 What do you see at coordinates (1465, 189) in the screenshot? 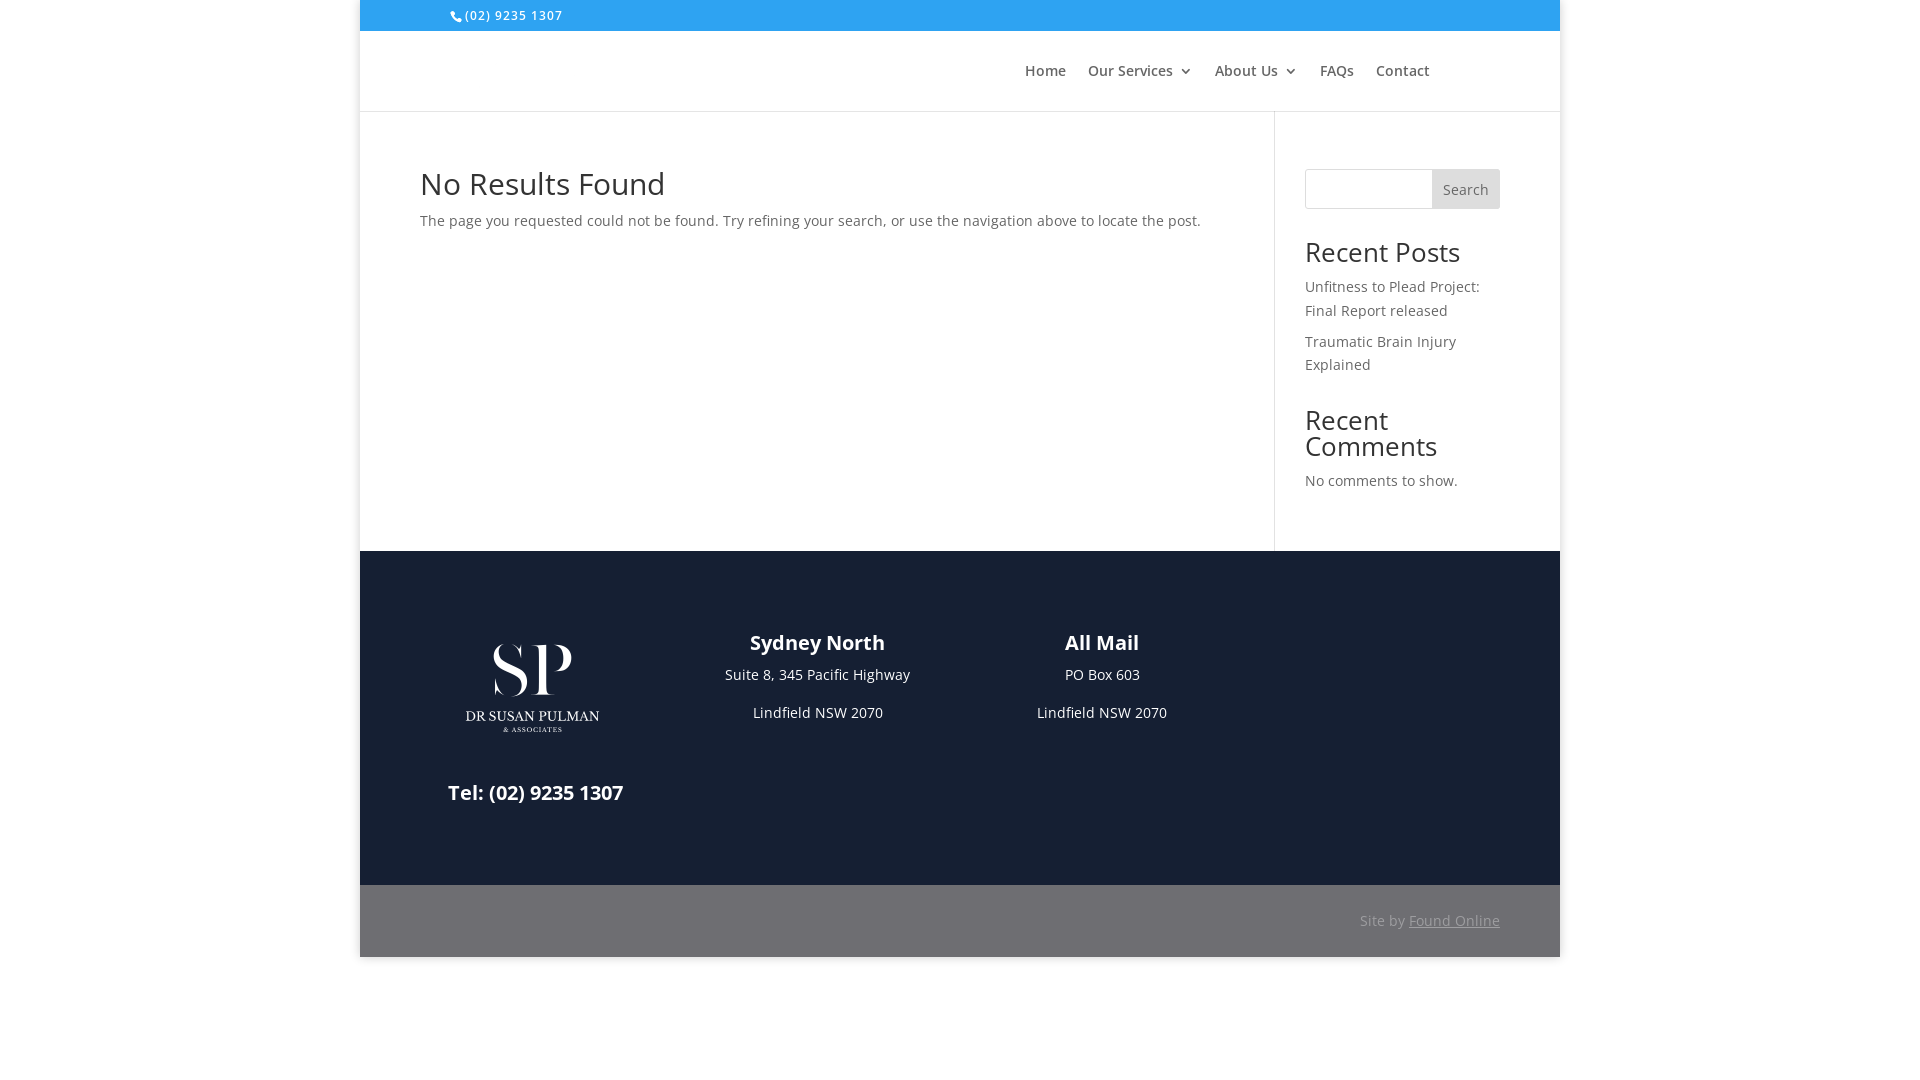
I see `'Search'` at bounding box center [1465, 189].